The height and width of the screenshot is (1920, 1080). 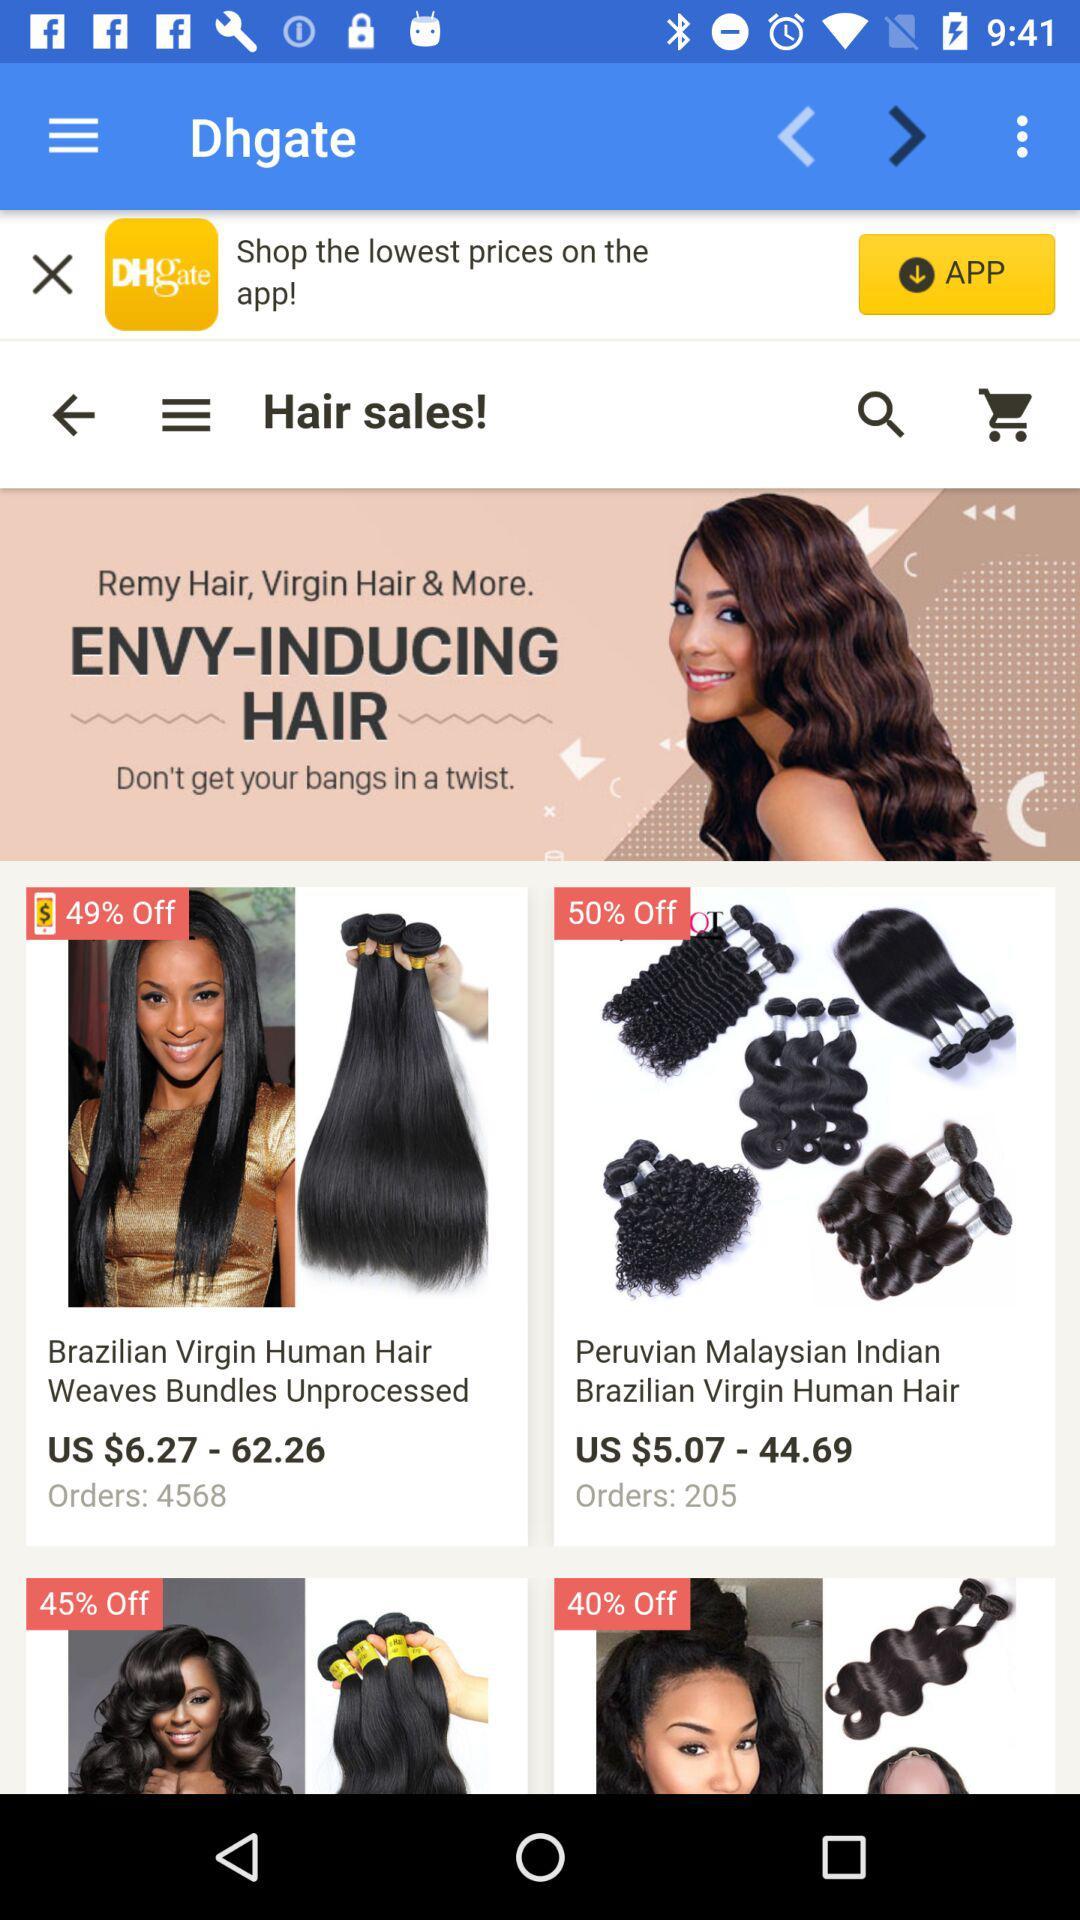 What do you see at coordinates (919, 135) in the screenshot?
I see `go forward` at bounding box center [919, 135].